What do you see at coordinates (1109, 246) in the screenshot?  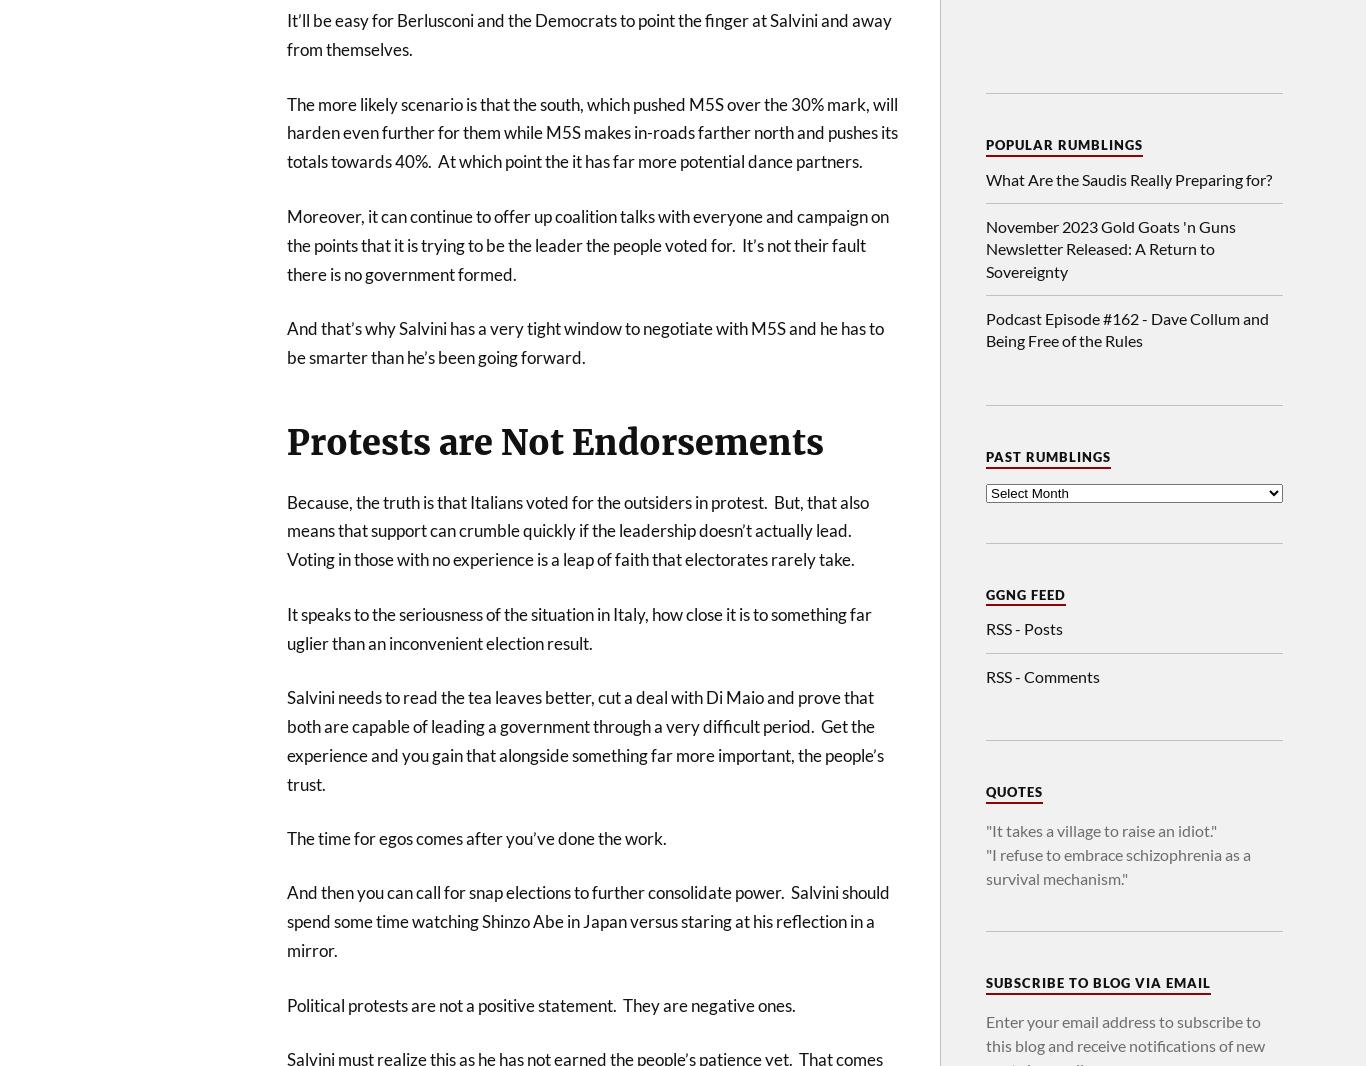 I see `'November 2023 Gold Goats 'n Guns Newsletter Released: A Return to Sovereignty'` at bounding box center [1109, 246].